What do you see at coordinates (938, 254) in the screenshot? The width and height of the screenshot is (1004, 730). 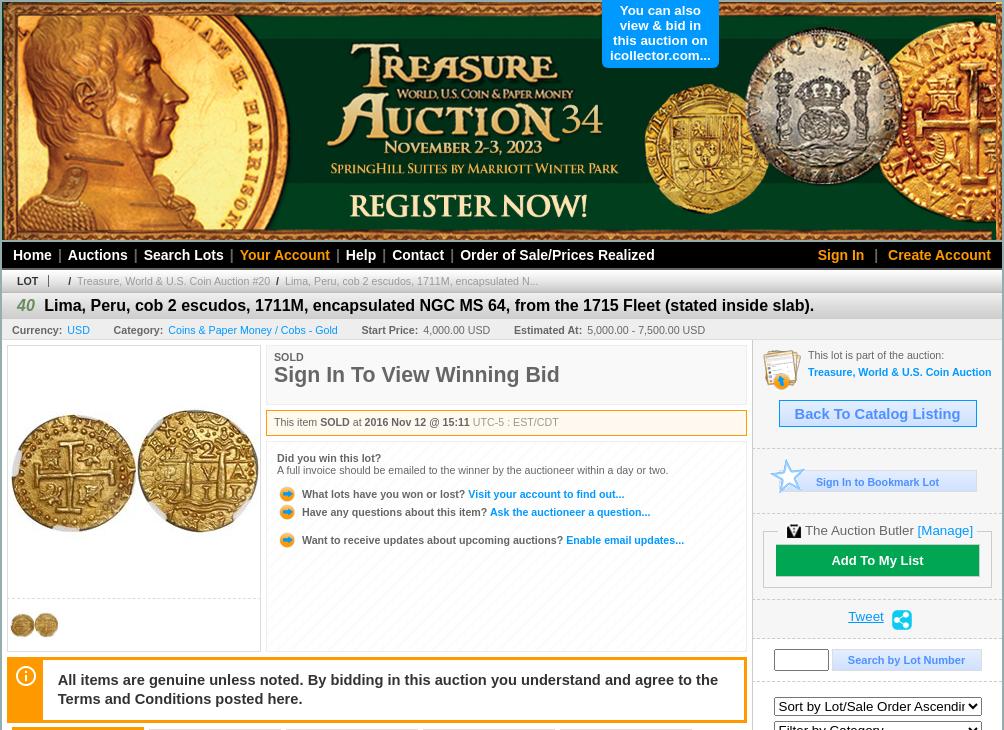 I see `'Create Account'` at bounding box center [938, 254].